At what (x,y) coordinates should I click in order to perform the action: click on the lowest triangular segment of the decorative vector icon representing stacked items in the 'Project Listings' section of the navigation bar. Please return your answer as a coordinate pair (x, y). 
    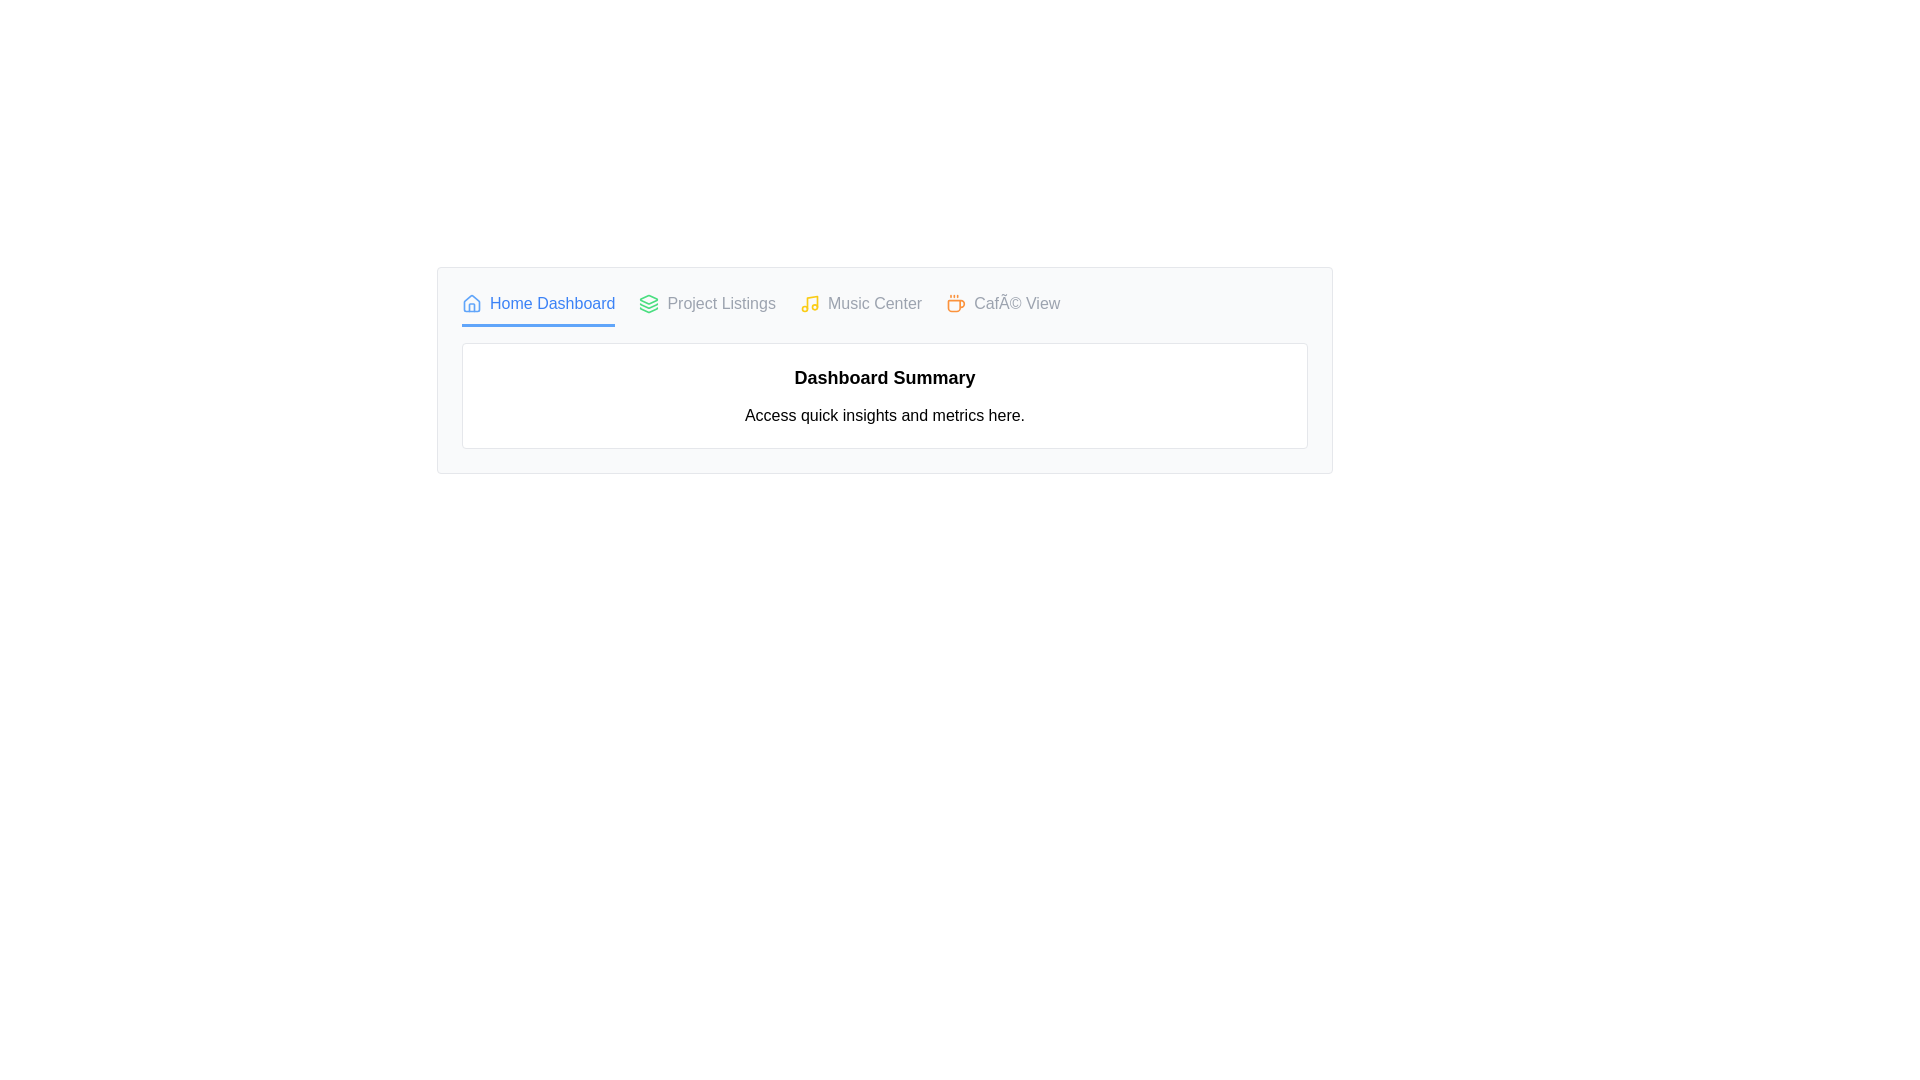
    Looking at the image, I should click on (649, 310).